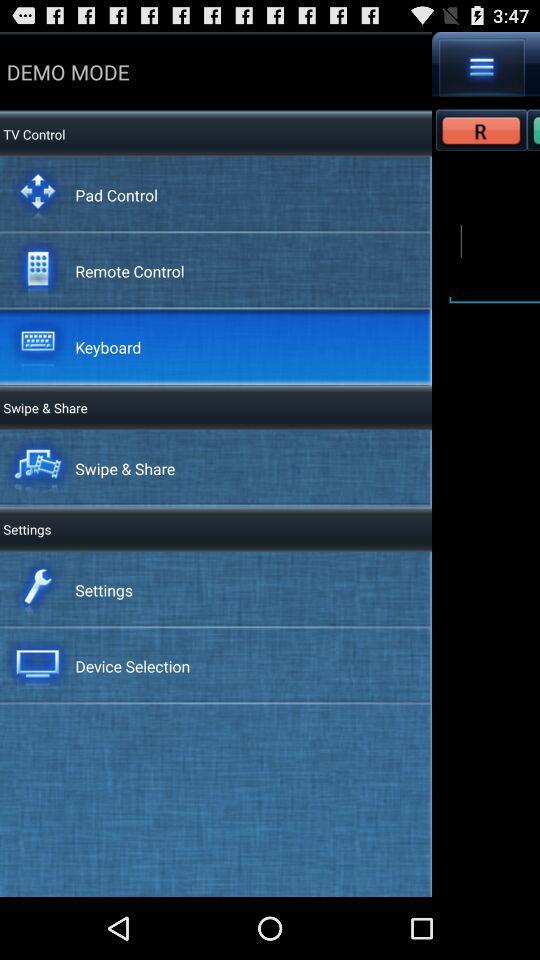 Image resolution: width=540 pixels, height=960 pixels. I want to click on red input button, so click(480, 128).